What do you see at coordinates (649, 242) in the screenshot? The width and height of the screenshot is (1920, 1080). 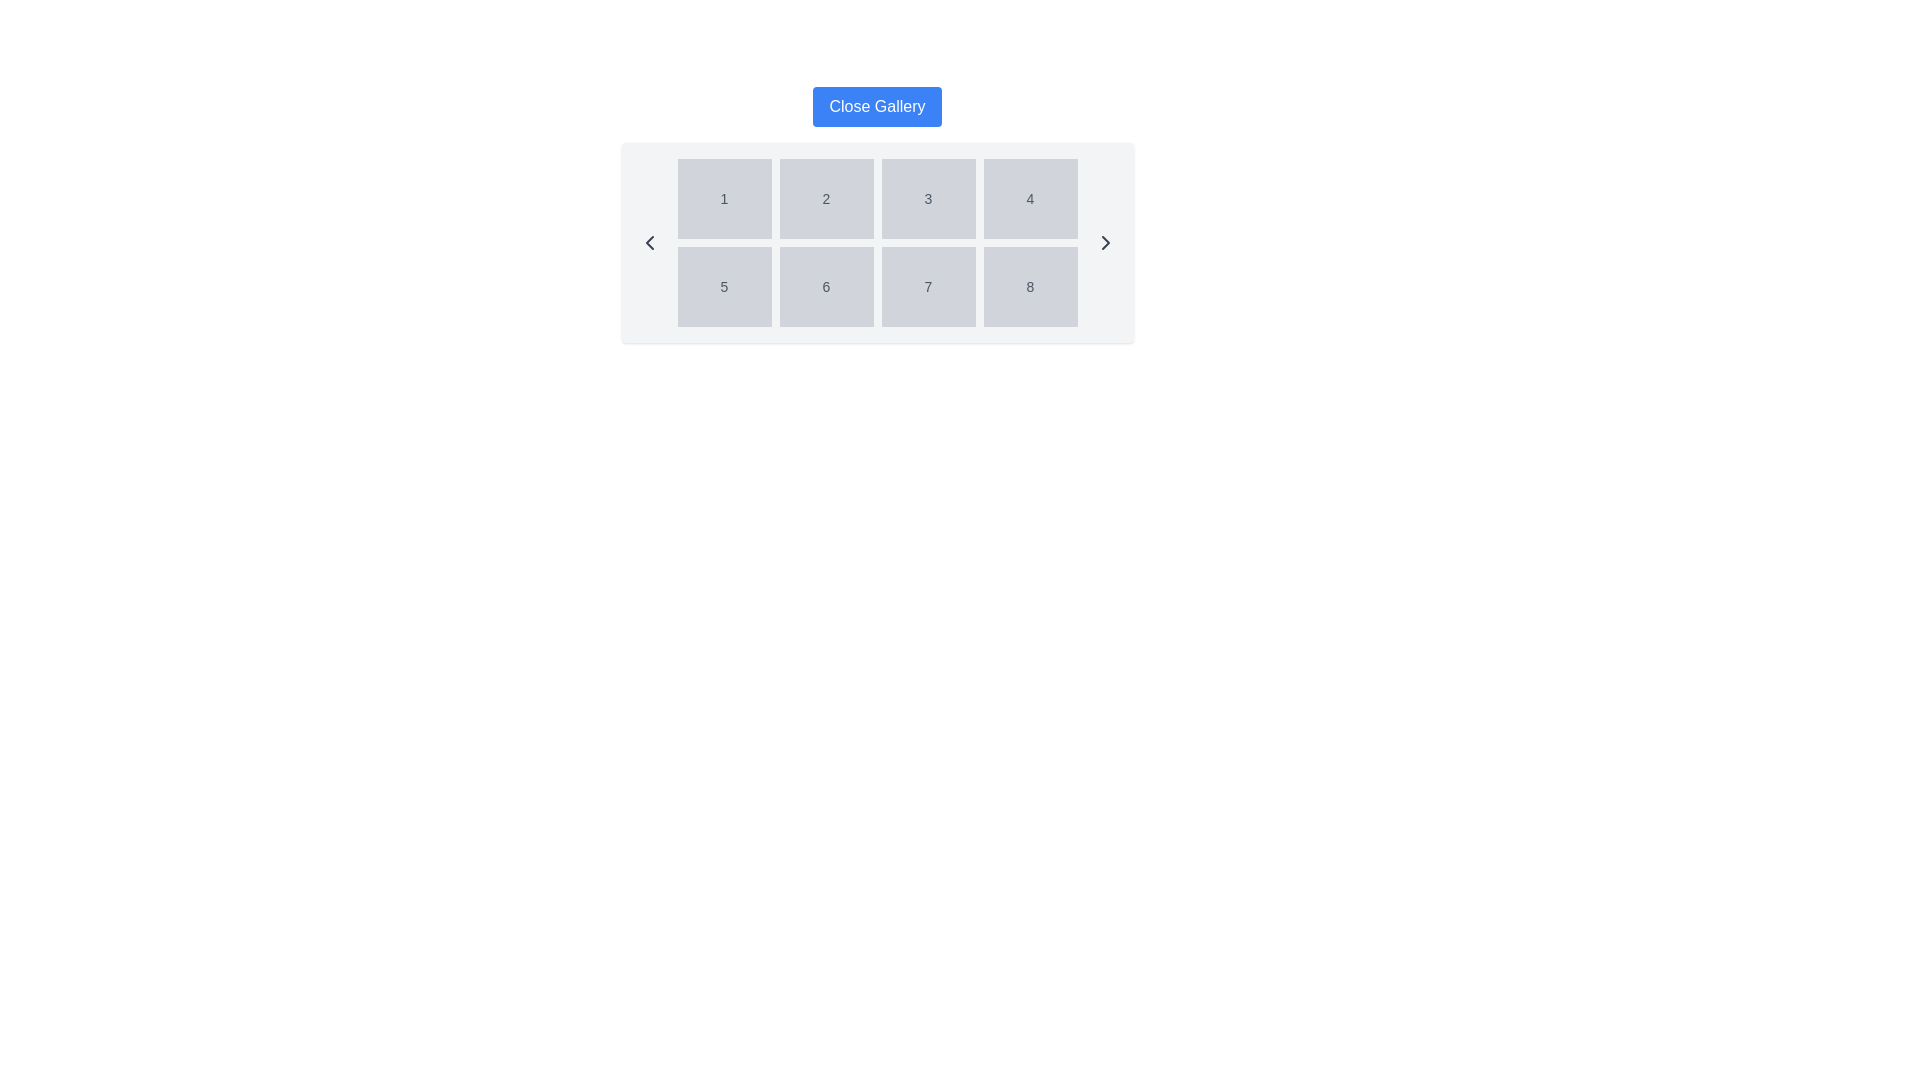 I see `the left arrow icon located on the far left of the horizontally centered panel` at bounding box center [649, 242].